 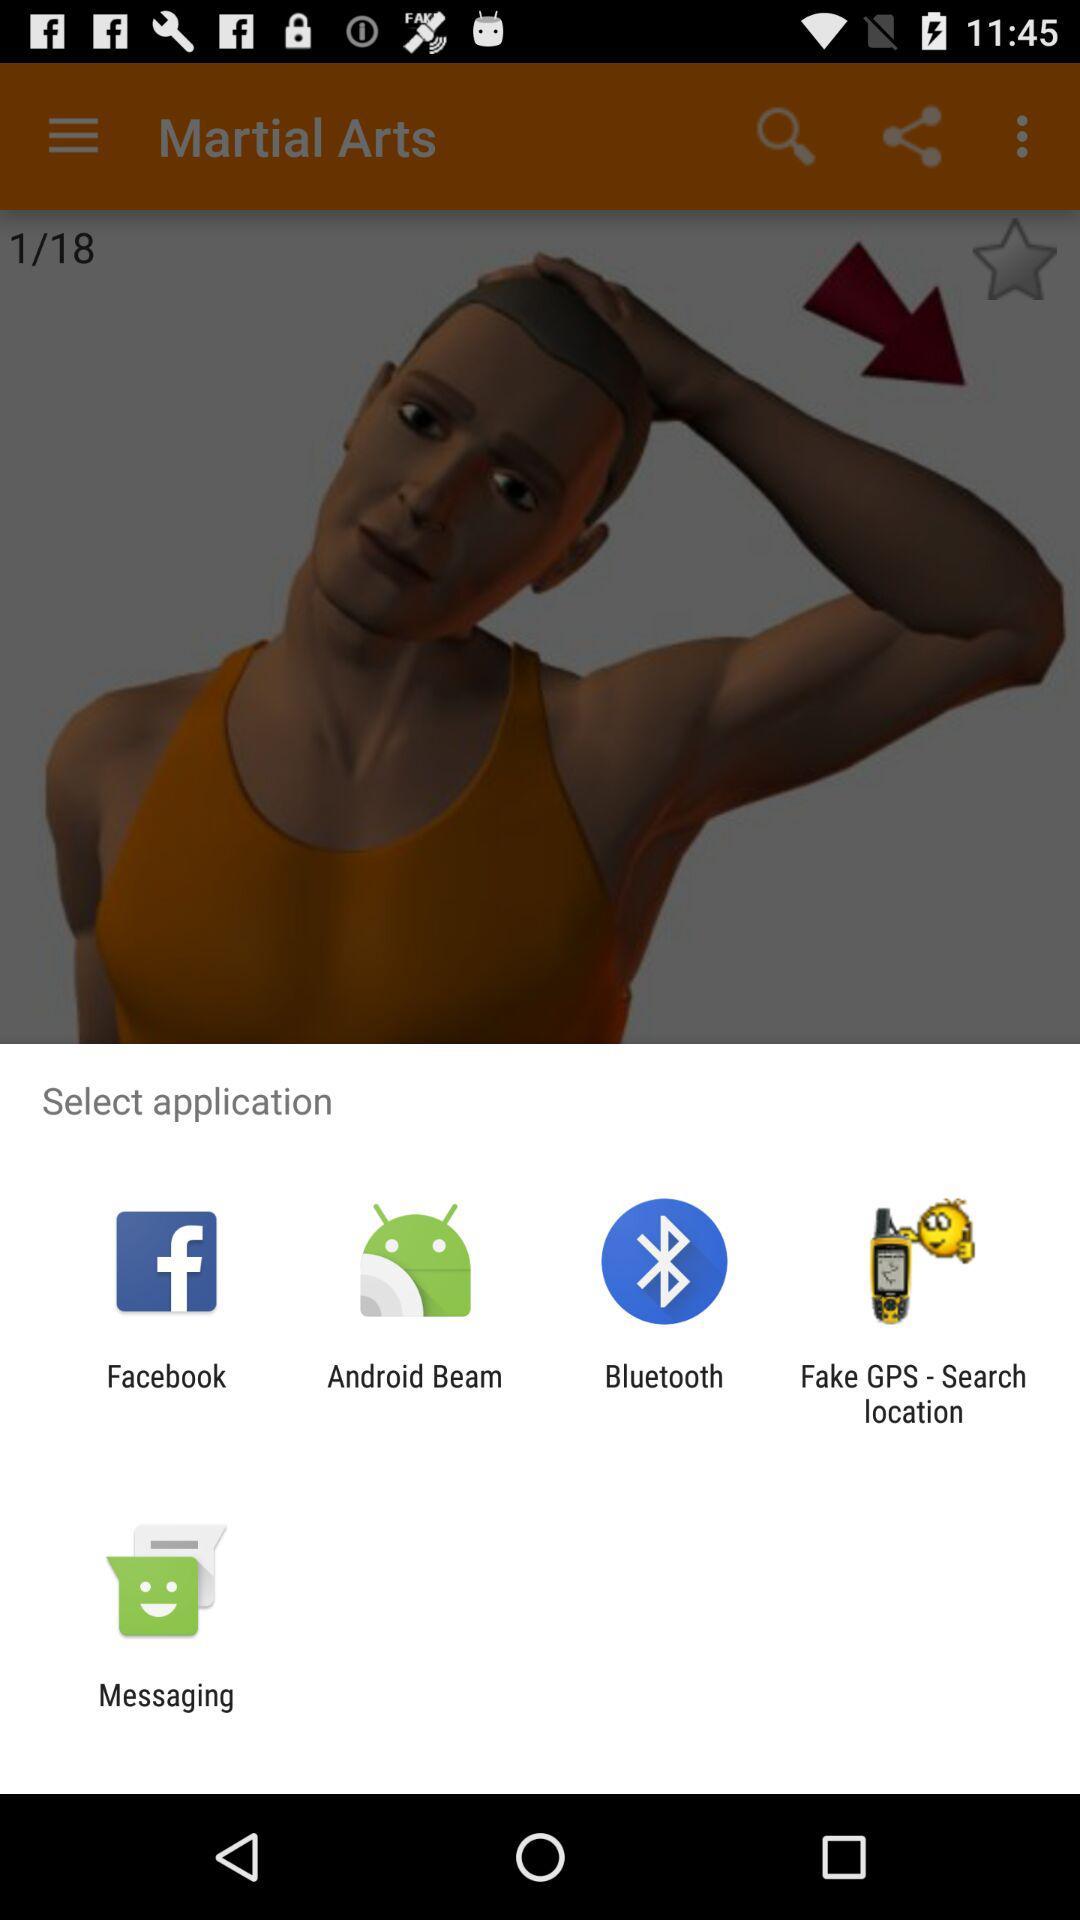 What do you see at coordinates (664, 1392) in the screenshot?
I see `item to the left of the fake gps search app` at bounding box center [664, 1392].